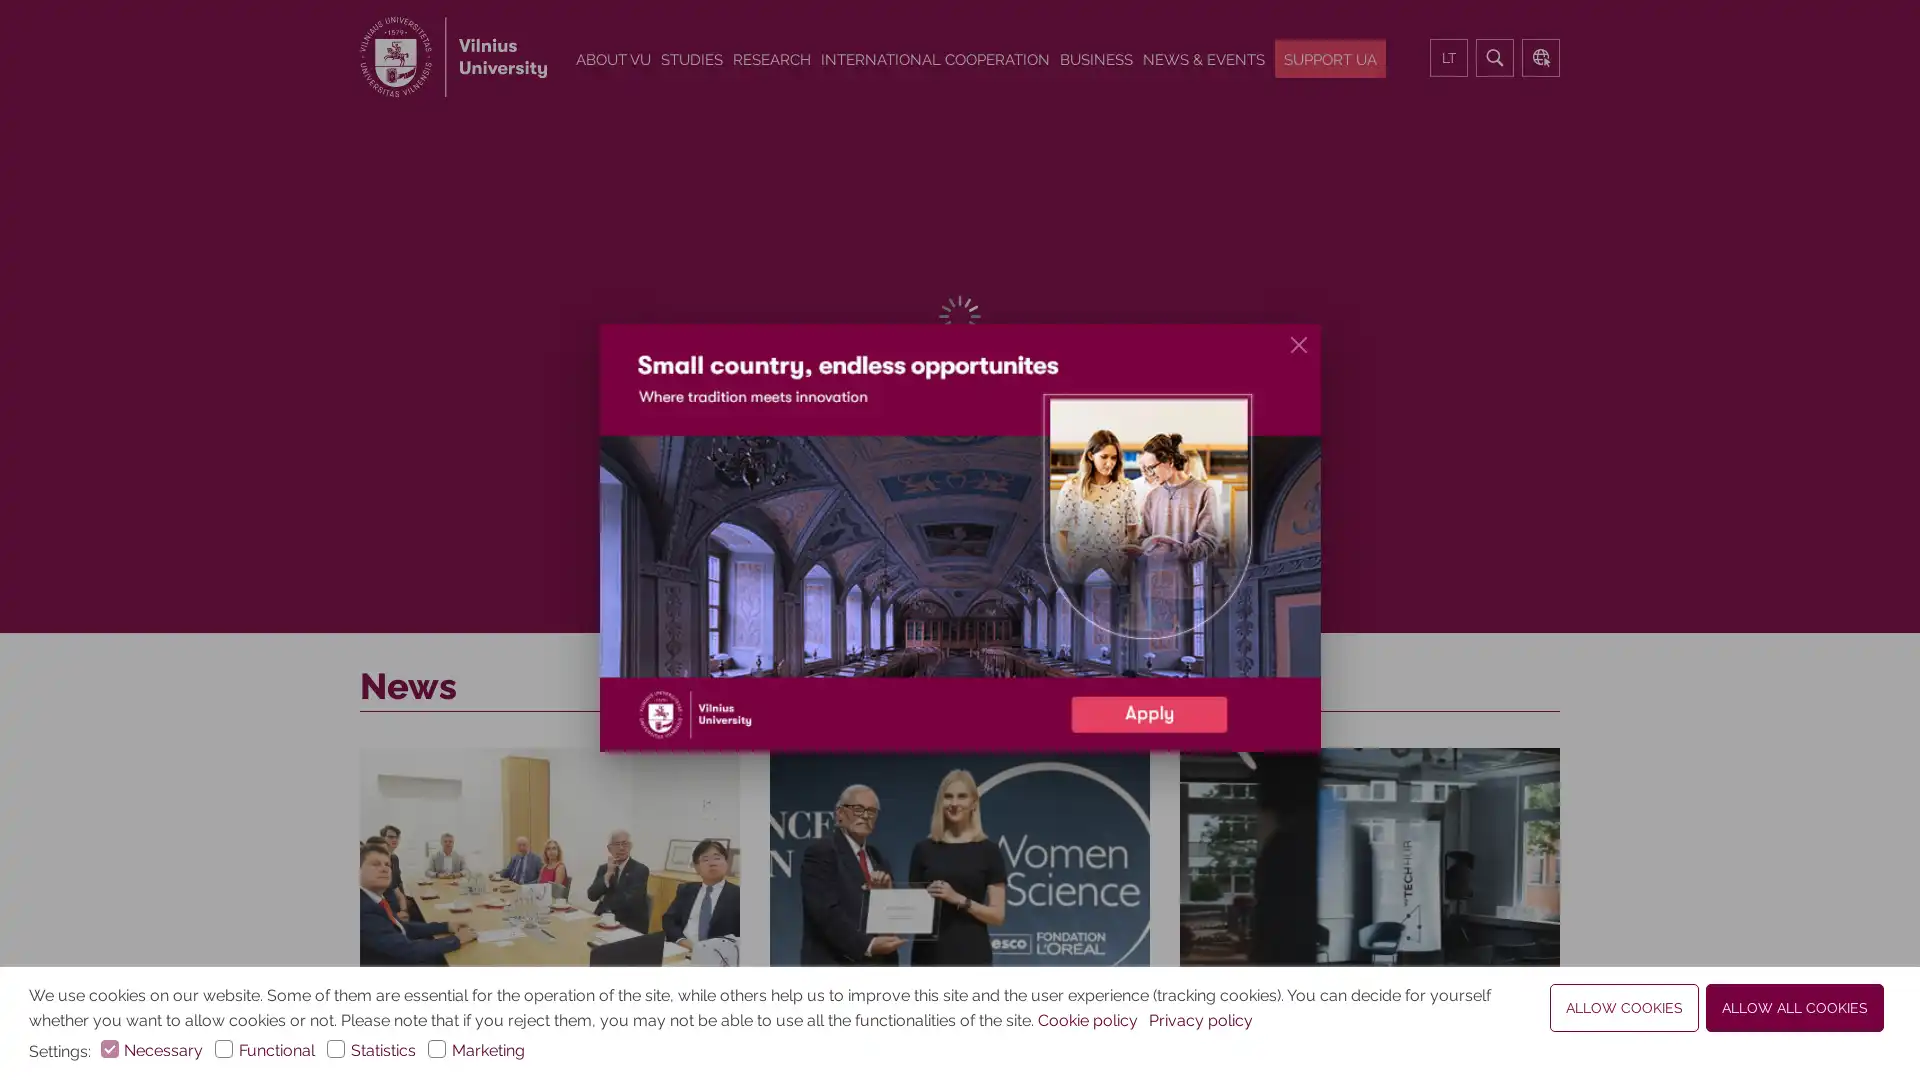  Describe the element at coordinates (1624, 1007) in the screenshot. I see `allow cookies` at that location.